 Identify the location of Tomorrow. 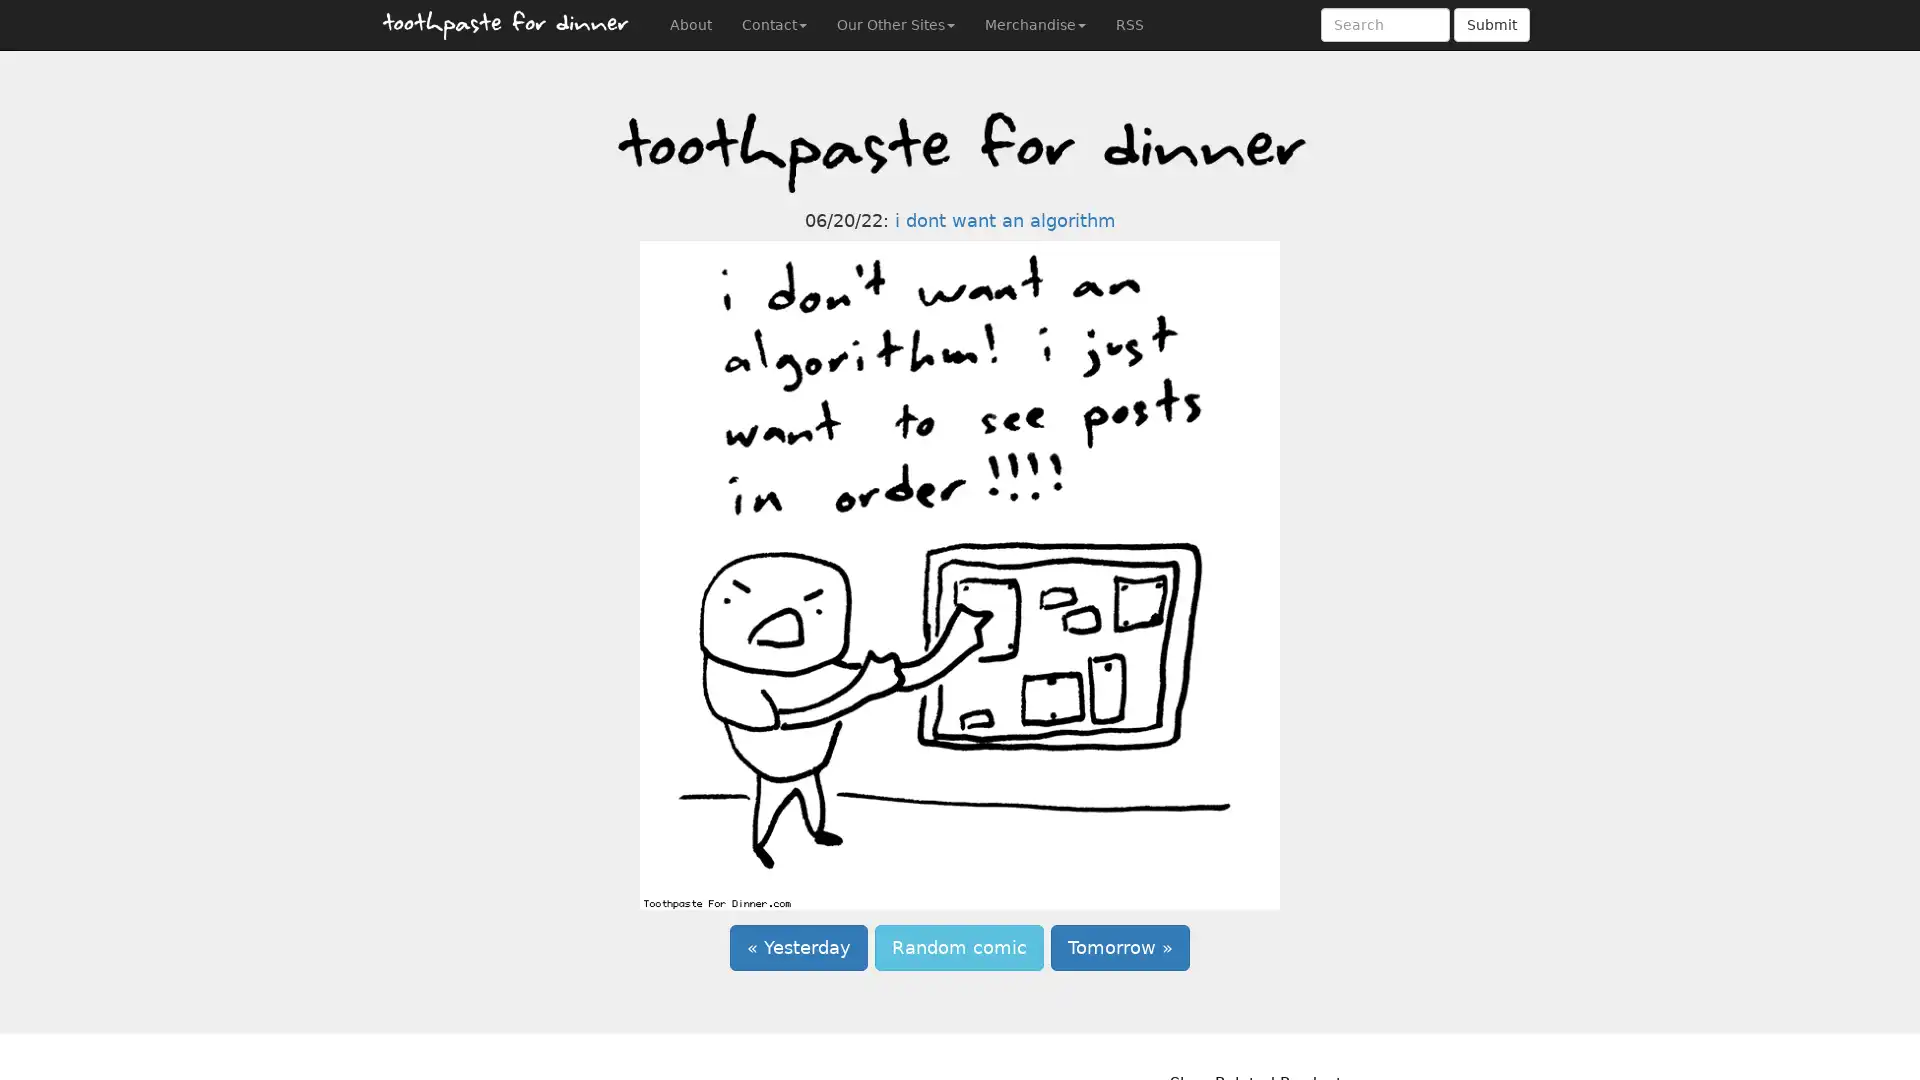
(1120, 947).